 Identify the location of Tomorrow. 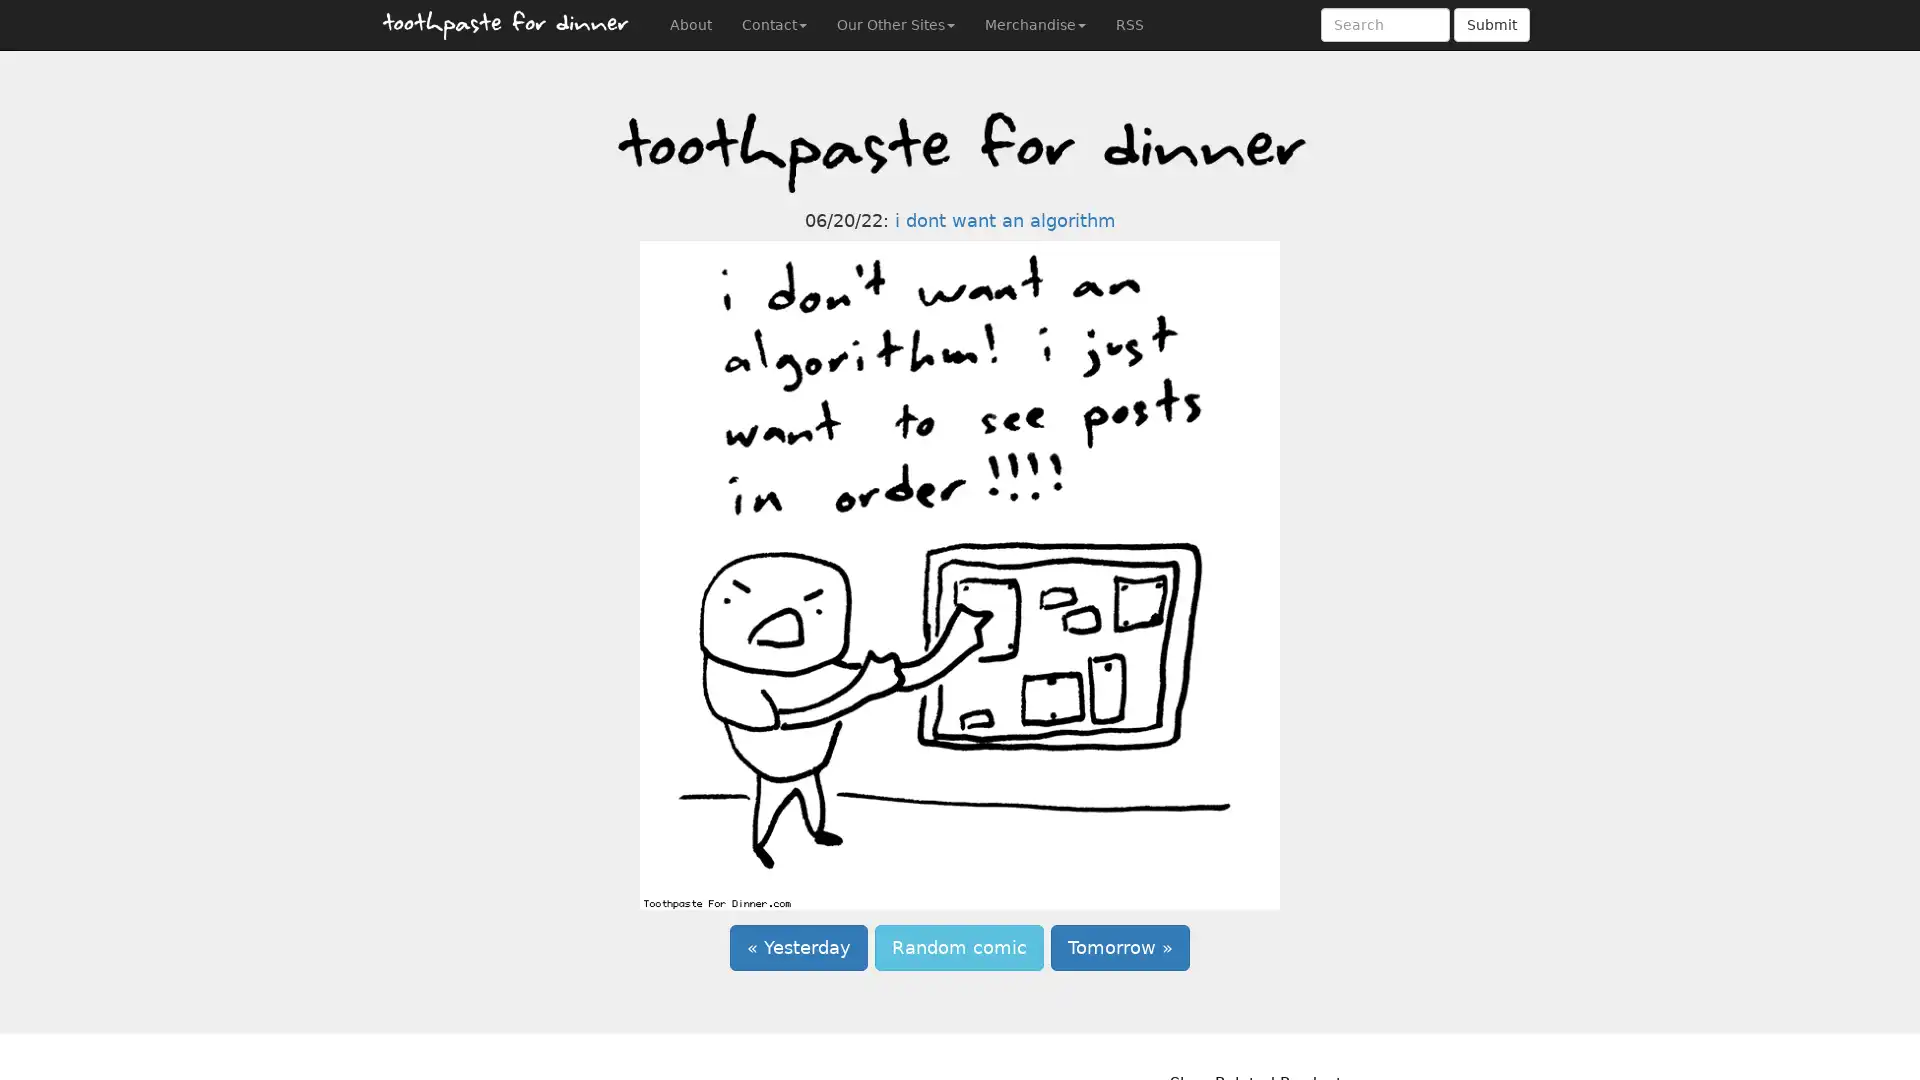
(1120, 947).